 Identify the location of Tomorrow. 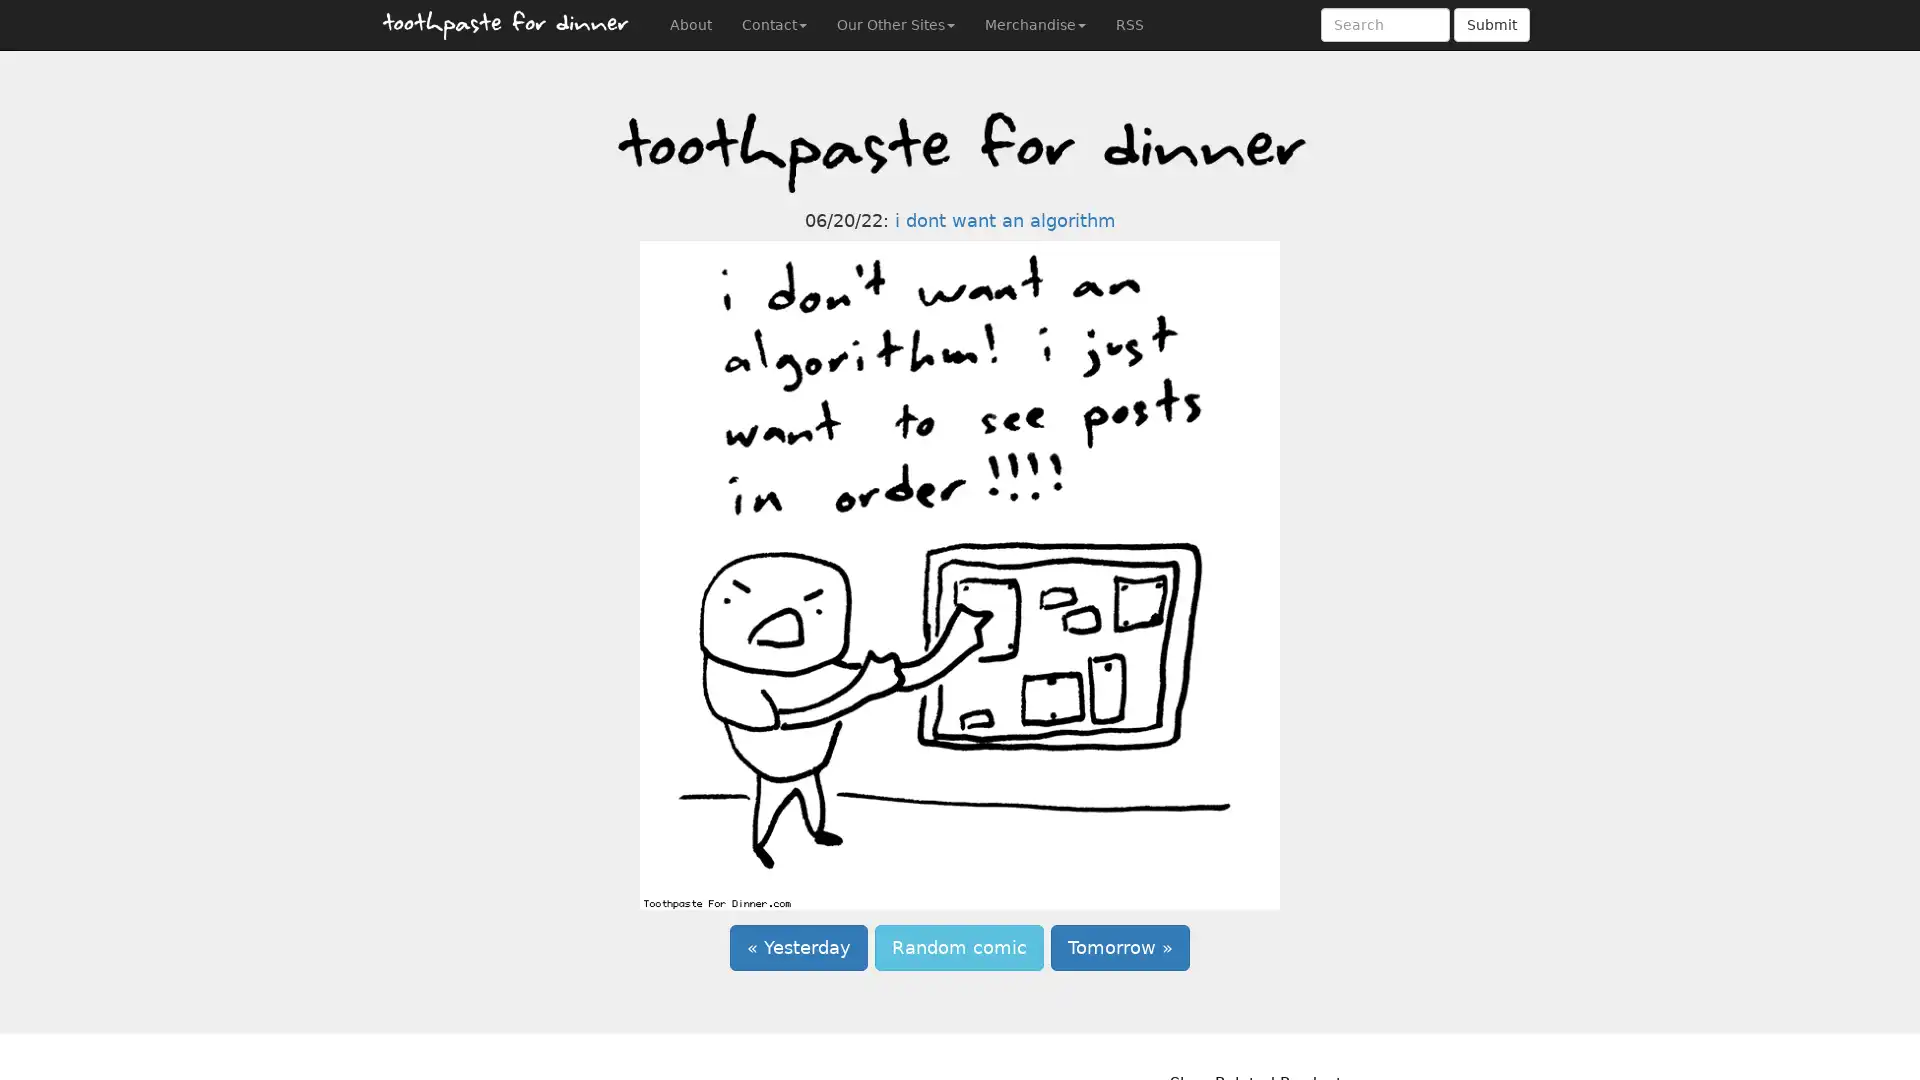
(1120, 947).